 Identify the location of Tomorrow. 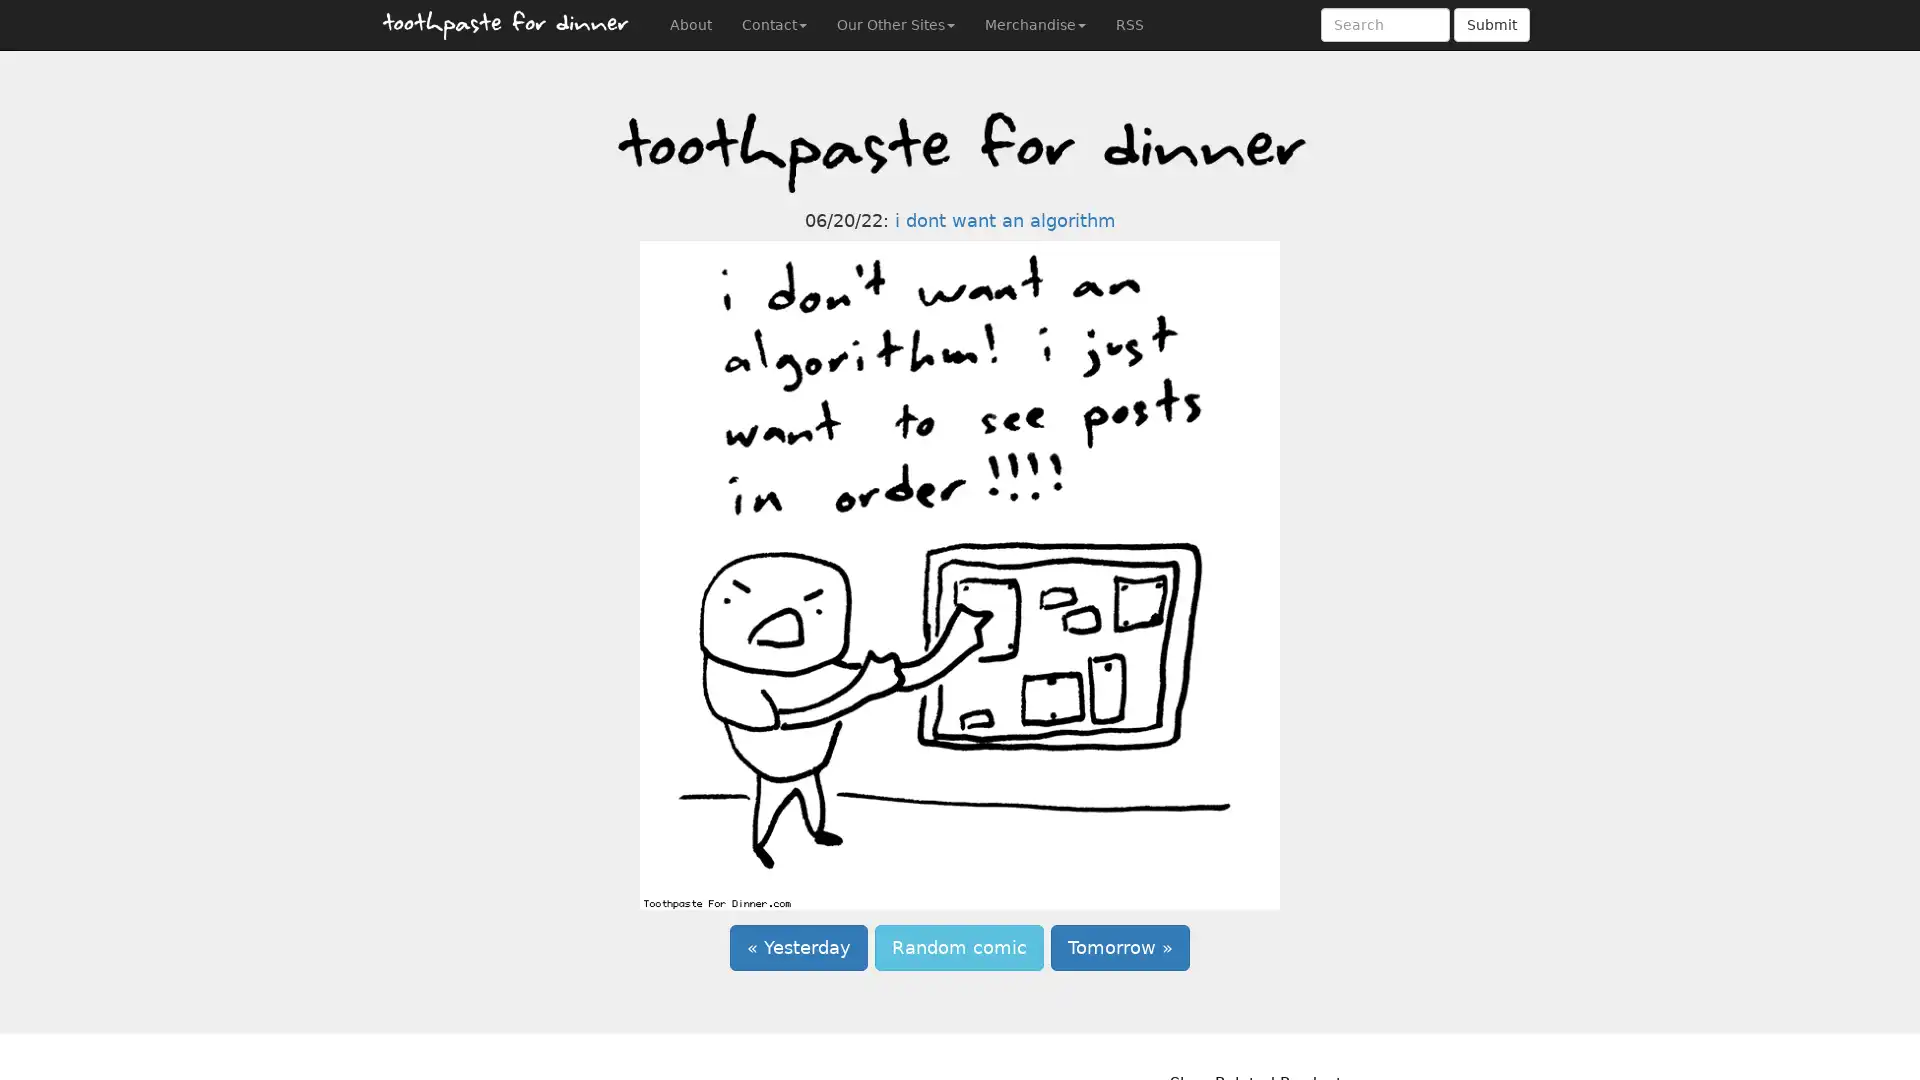
(1120, 947).